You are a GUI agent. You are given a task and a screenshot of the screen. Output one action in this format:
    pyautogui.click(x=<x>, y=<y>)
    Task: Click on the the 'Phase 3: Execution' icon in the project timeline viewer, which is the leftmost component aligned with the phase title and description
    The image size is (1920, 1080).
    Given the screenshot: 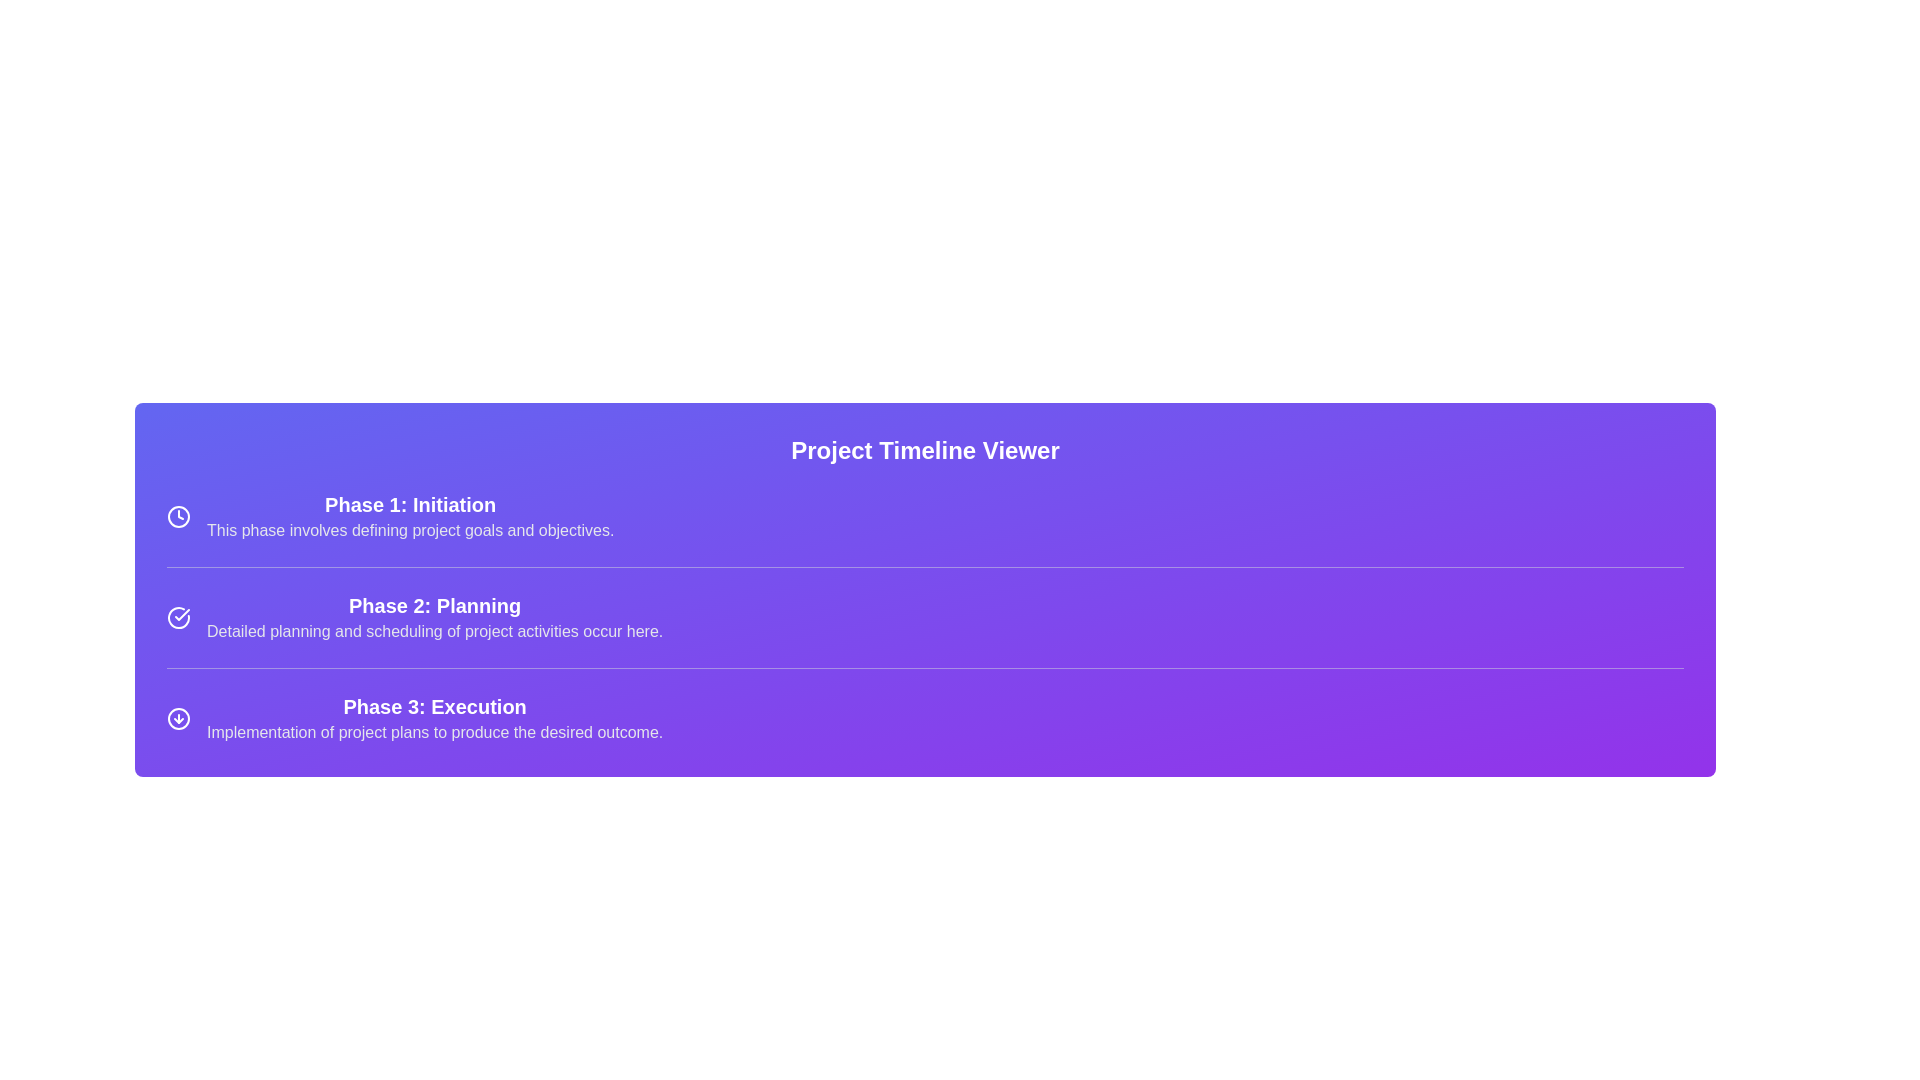 What is the action you would take?
    pyautogui.click(x=178, y=717)
    